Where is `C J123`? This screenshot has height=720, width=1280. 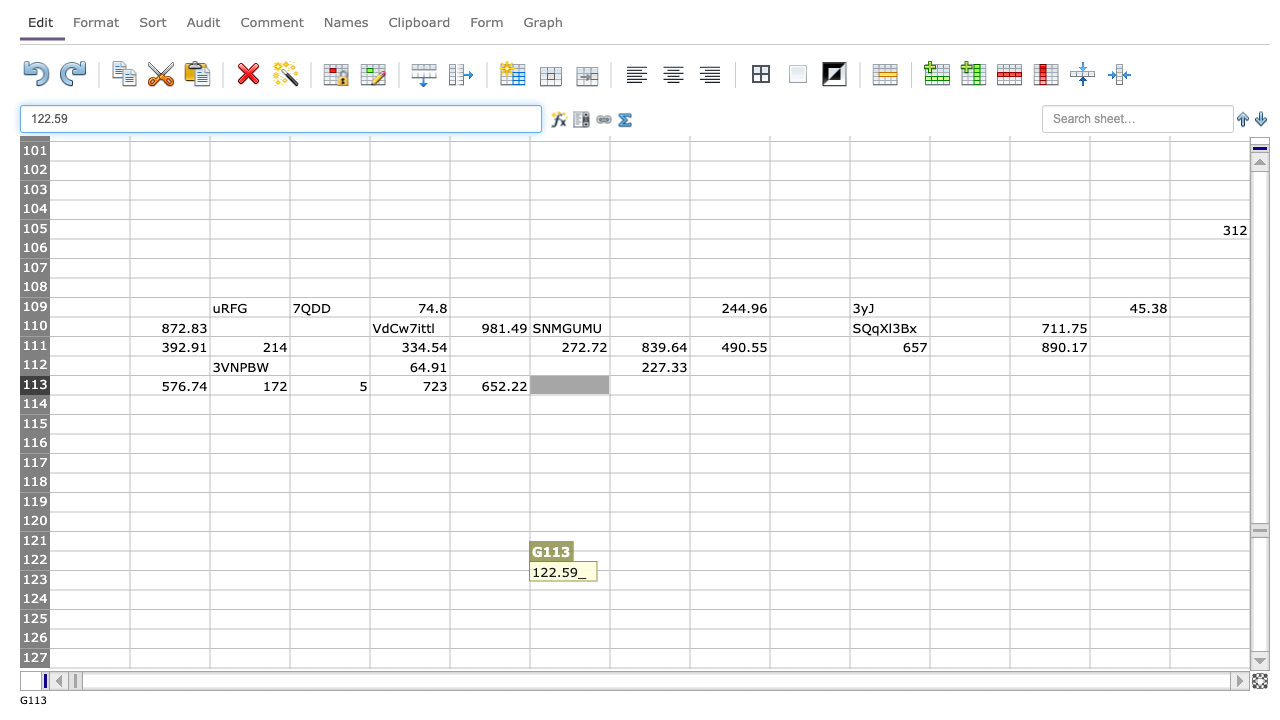
C J123 is located at coordinates (809, 580).